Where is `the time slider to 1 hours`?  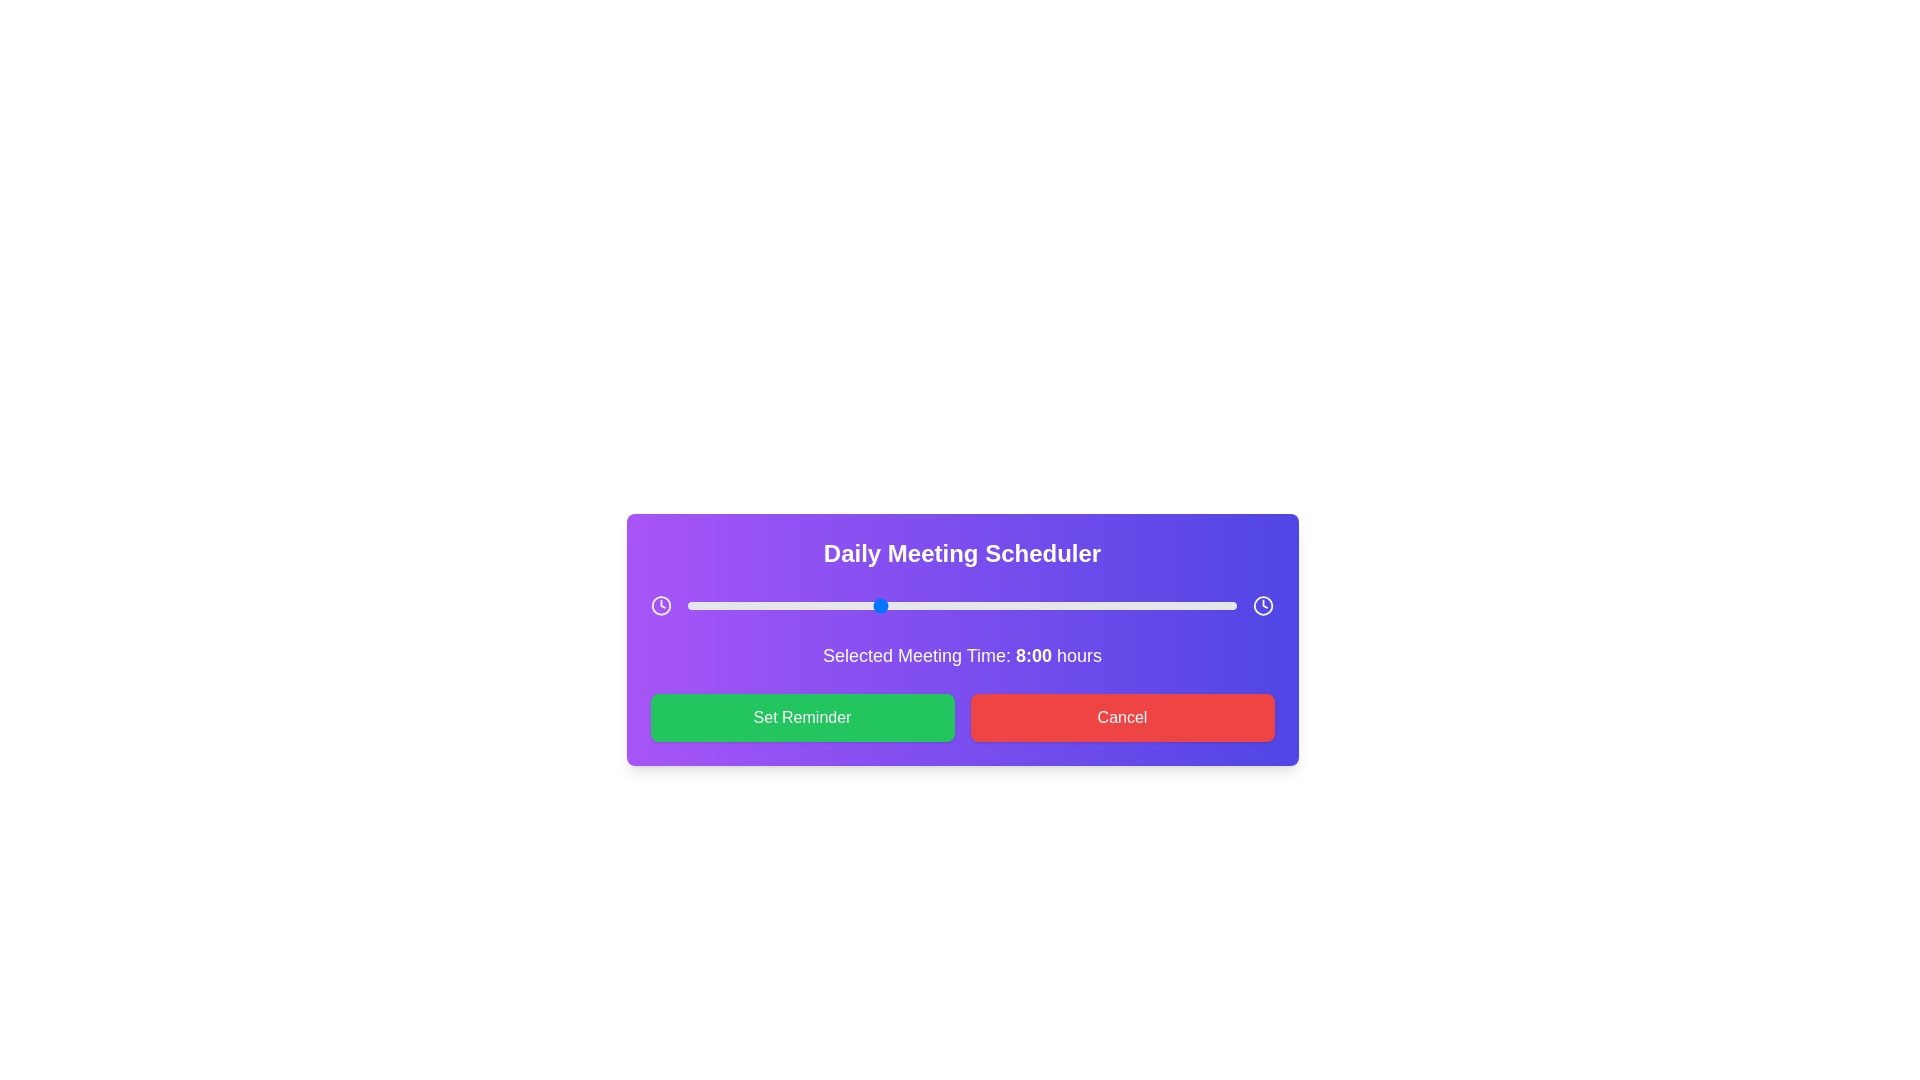 the time slider to 1 hours is located at coordinates (711, 604).